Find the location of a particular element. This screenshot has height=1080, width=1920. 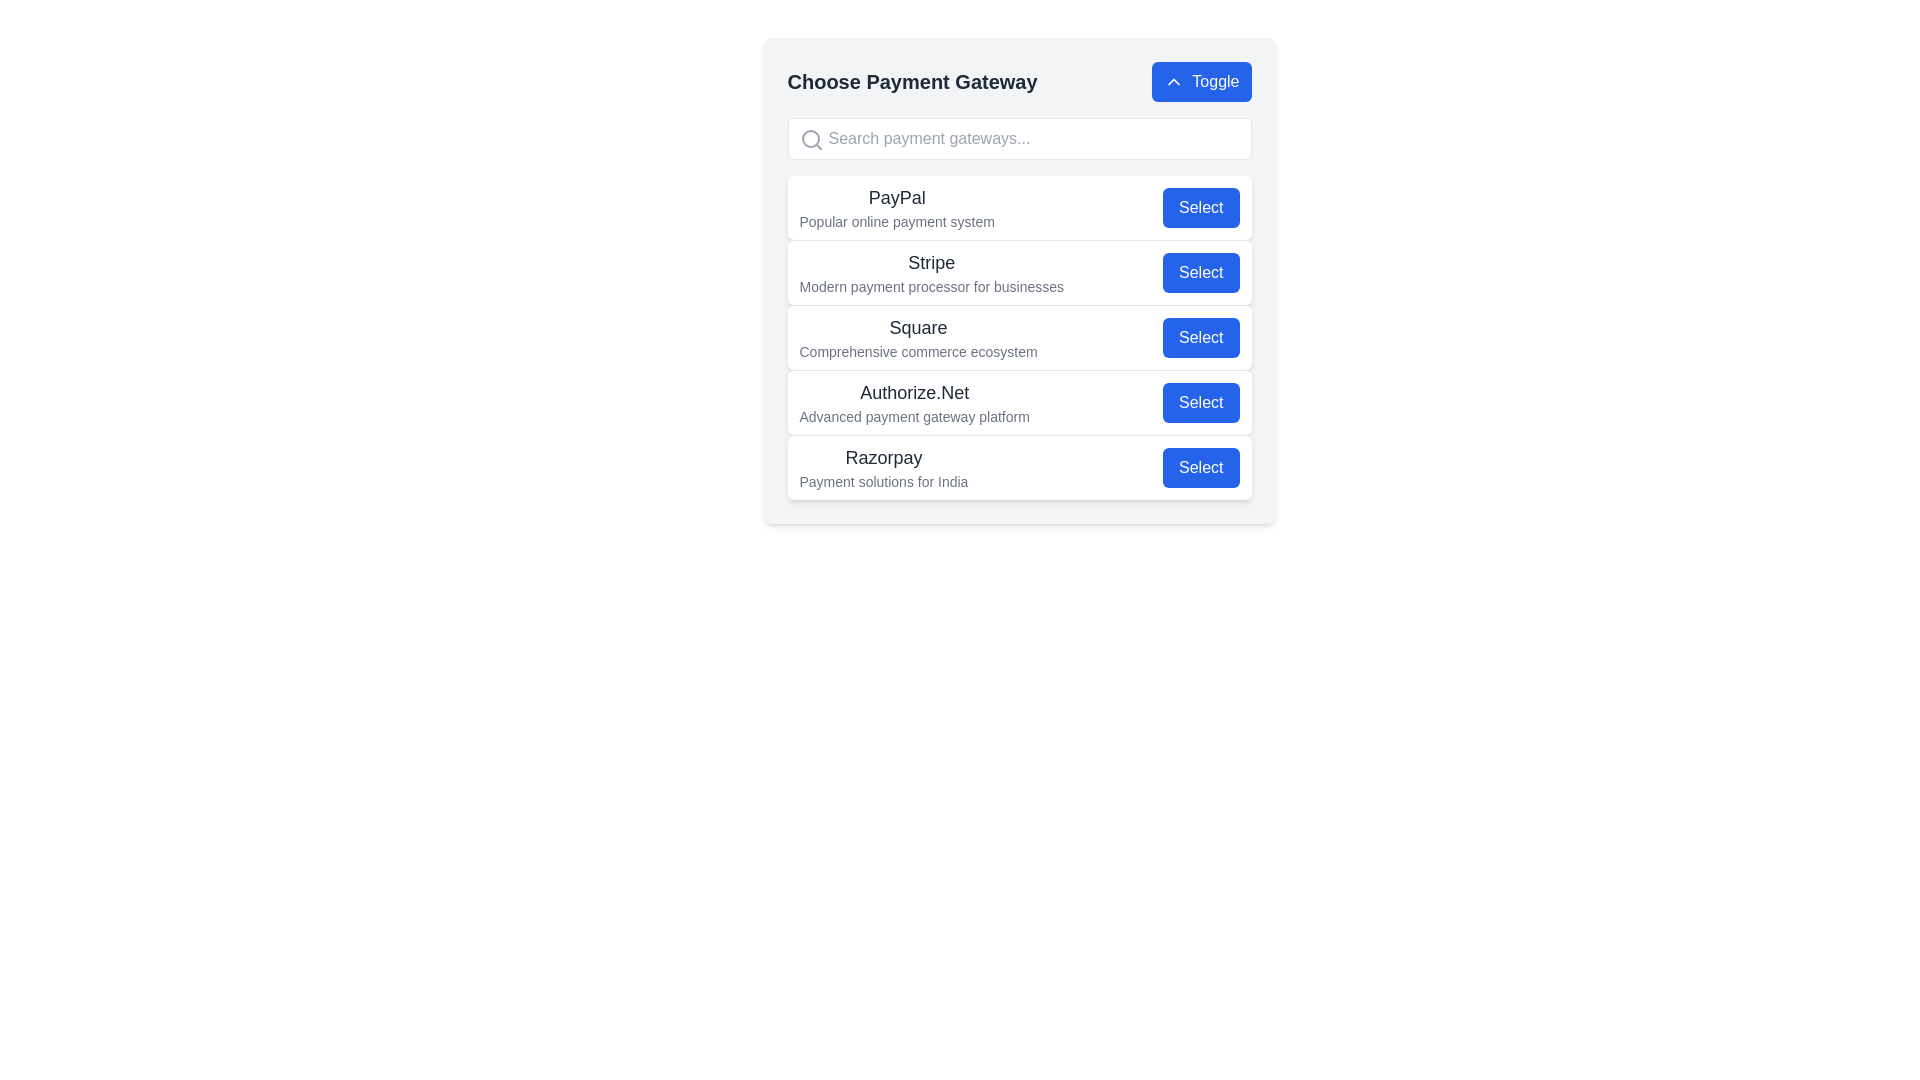

the 'PayPal' textual description panel, which displays 'PayPal' in bold and larger font above 'Popular online payment system' in a smaller font, located within a white card-like background near the top center is located at coordinates (896, 208).